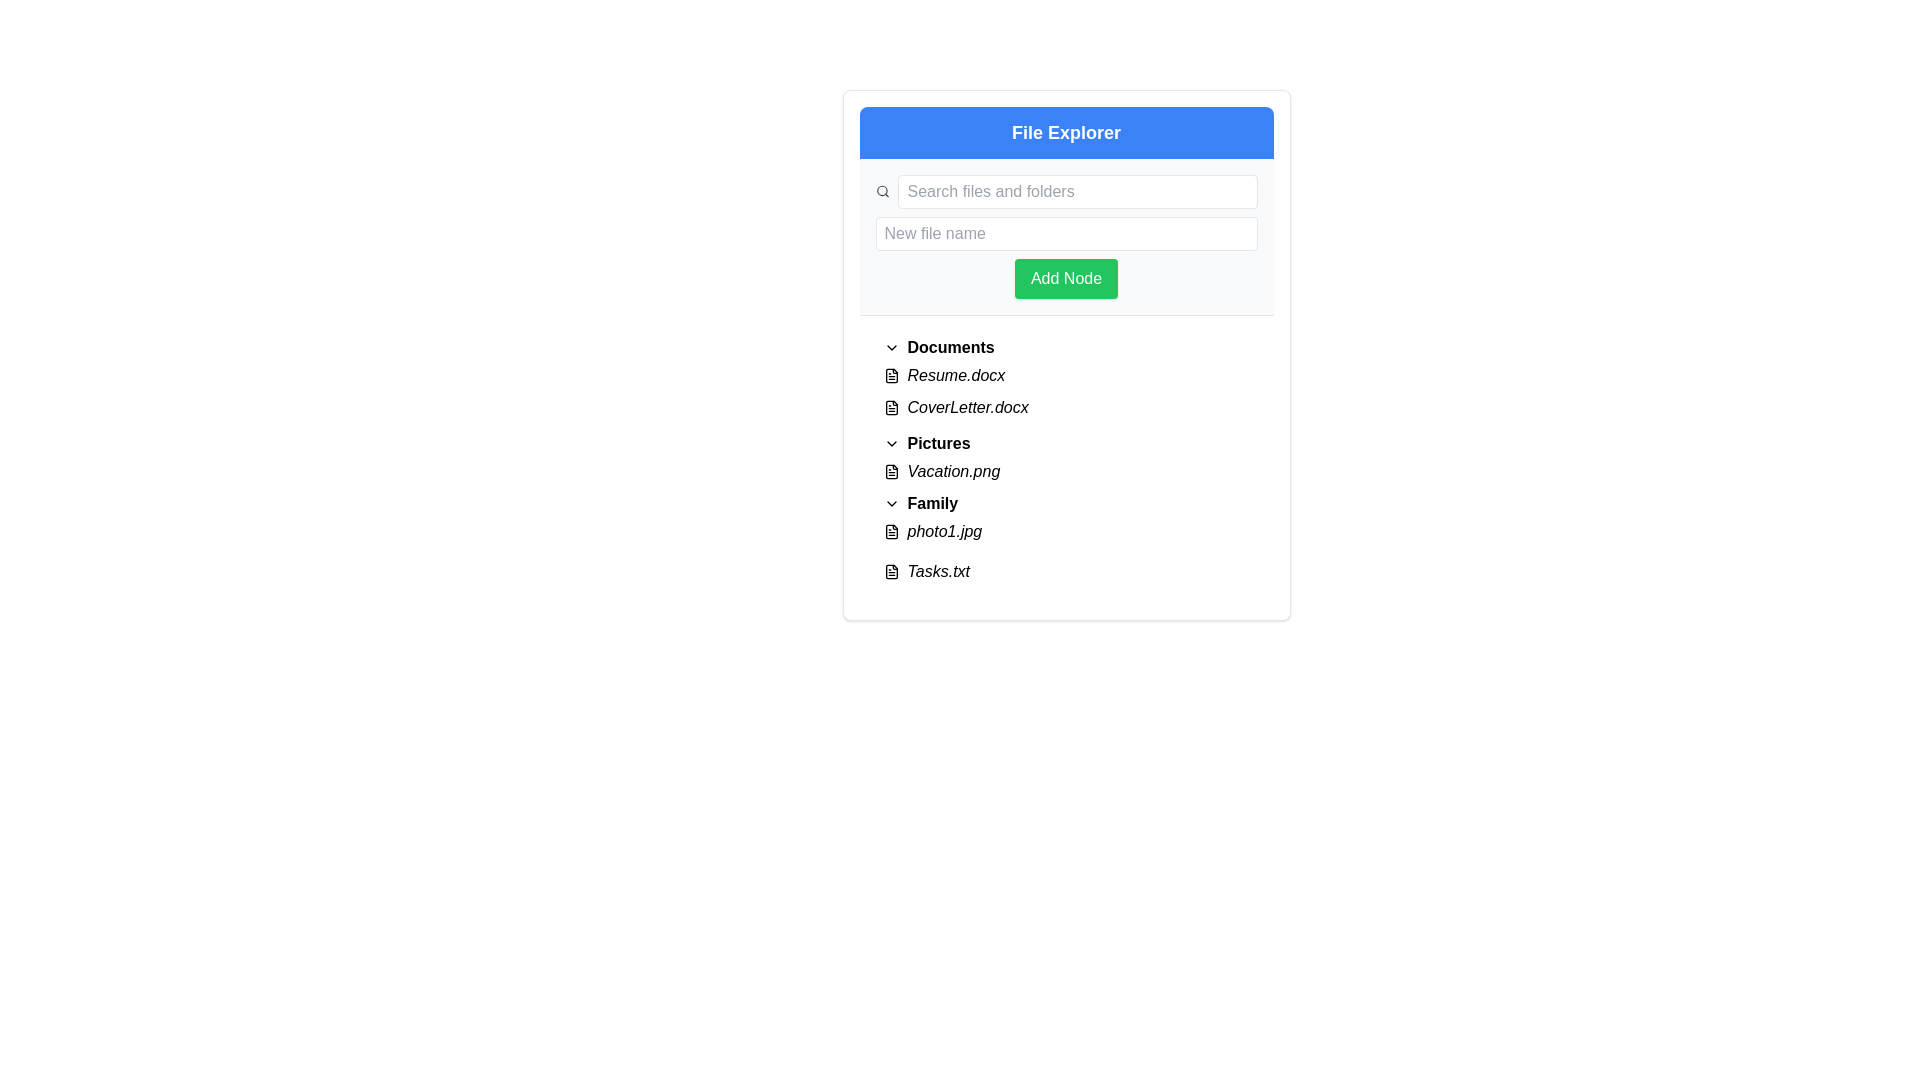 This screenshot has height=1080, width=1920. What do you see at coordinates (1065, 407) in the screenshot?
I see `the 'CoverLetter.docx' file entry within the Documents folder` at bounding box center [1065, 407].